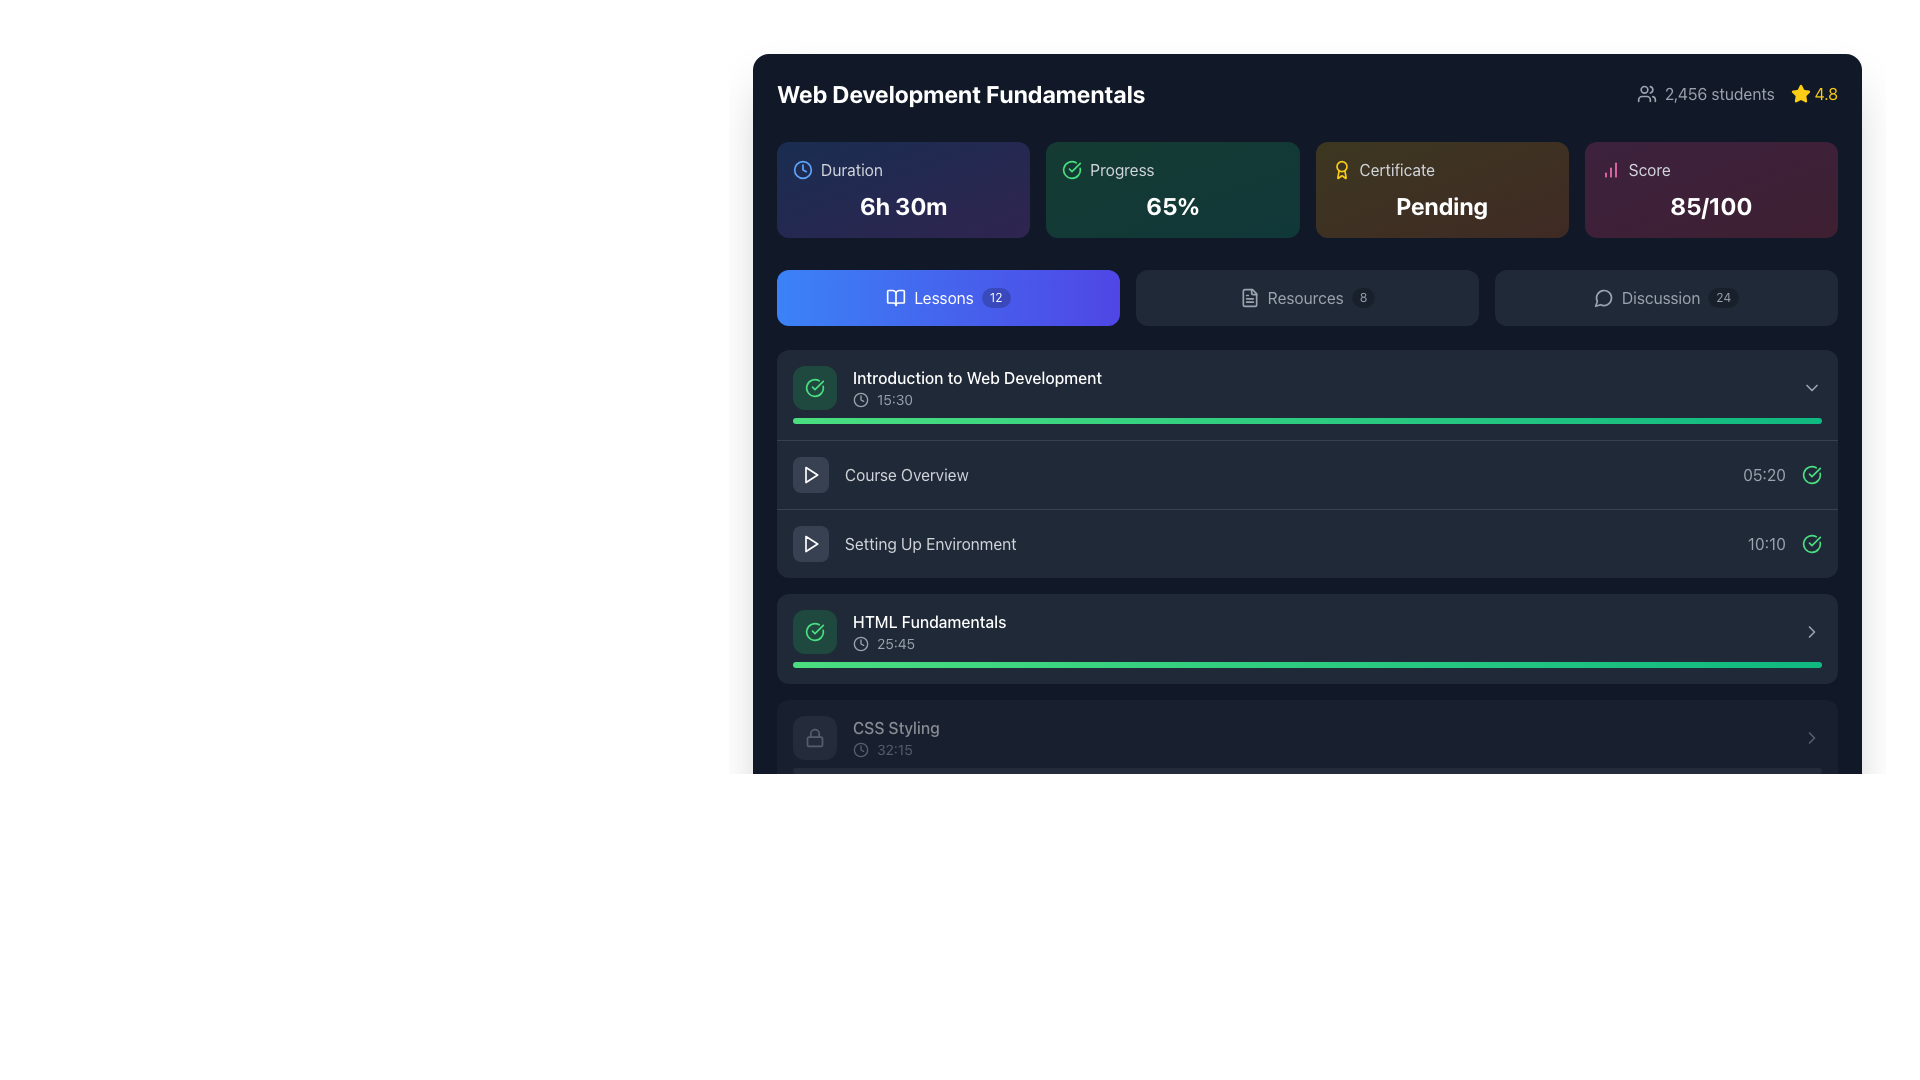  What do you see at coordinates (1710, 189) in the screenshot?
I see `the informational card displaying the score value and descriptive label located at the far-right position of the top row in the grid layout` at bounding box center [1710, 189].